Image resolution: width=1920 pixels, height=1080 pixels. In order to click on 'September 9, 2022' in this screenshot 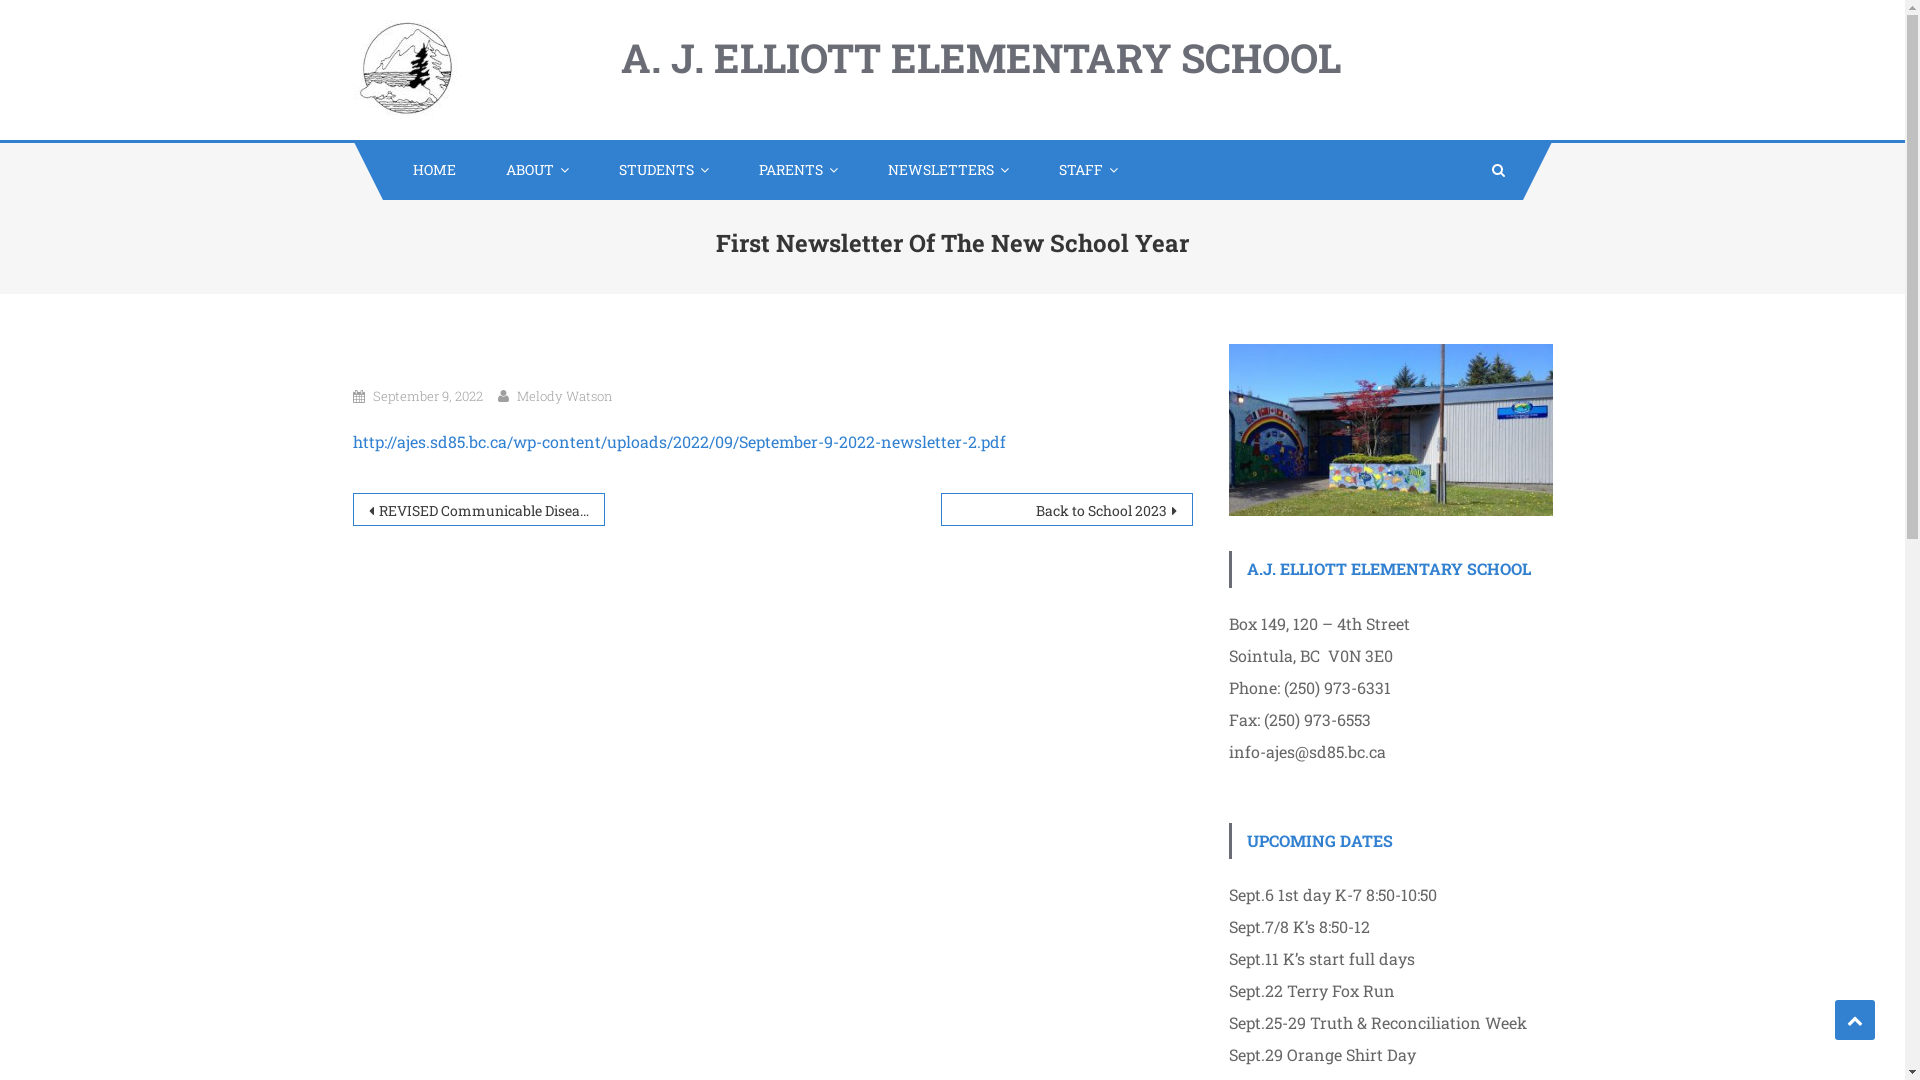, I will do `click(426, 396)`.